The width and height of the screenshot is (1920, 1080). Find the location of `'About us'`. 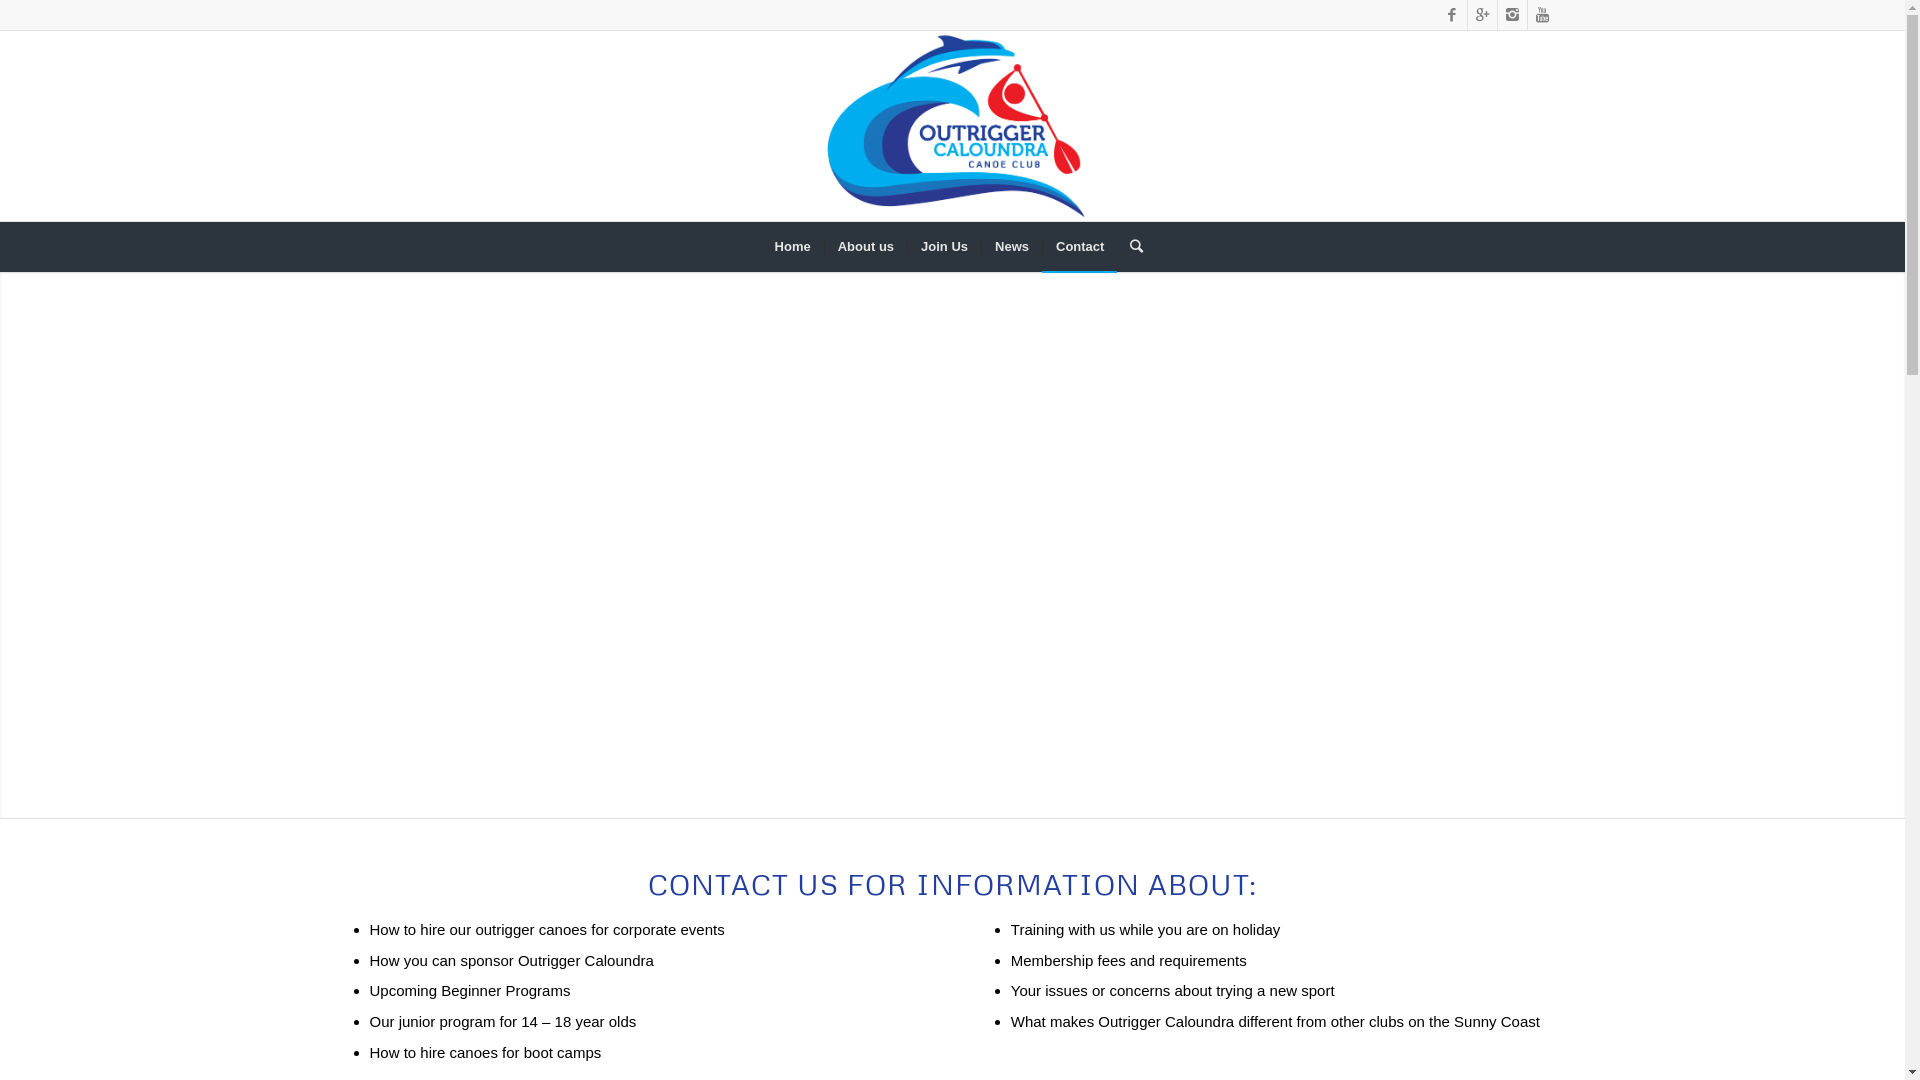

'About us' is located at coordinates (865, 245).